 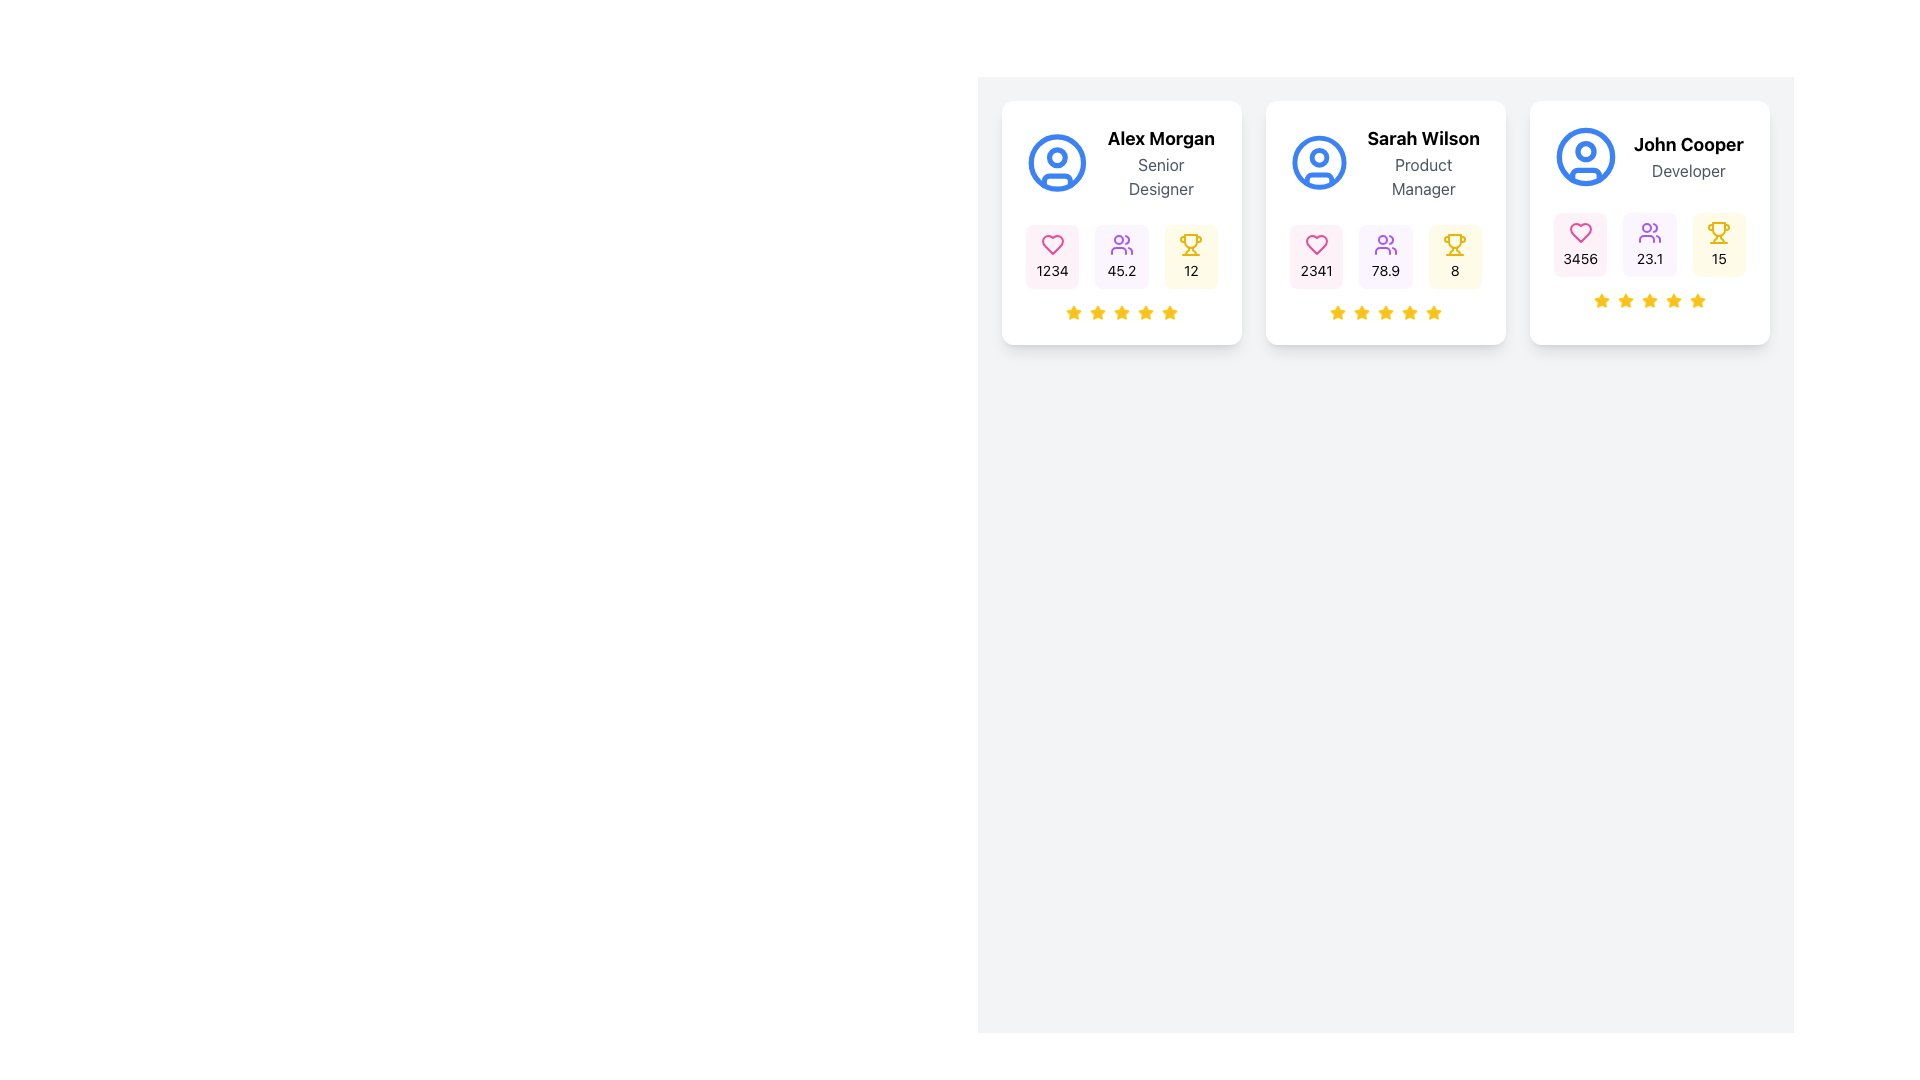 I want to click on the 'like' icon associated with Sarah Wilson's profile card, located in the upper left segment of the card layout, so click(x=1316, y=244).